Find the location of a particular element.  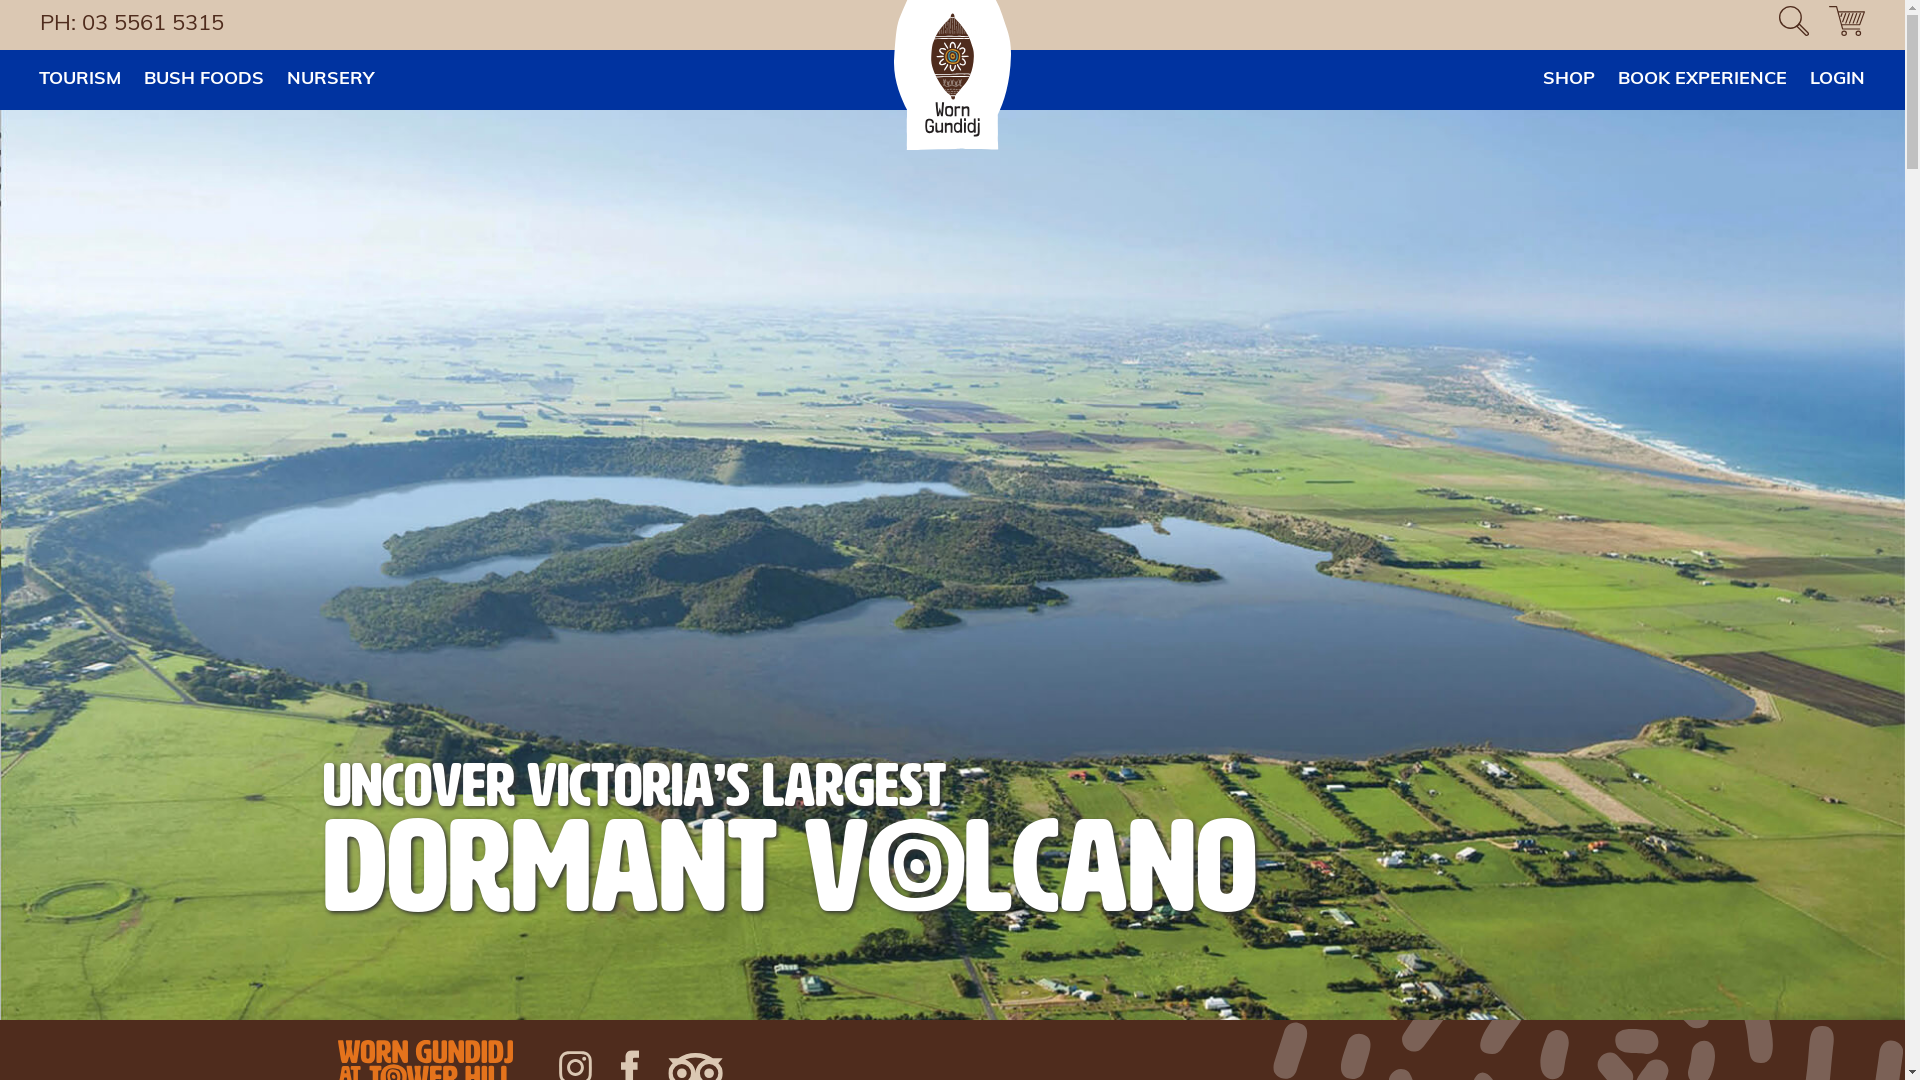

'Cart' is located at coordinates (1846, 24).